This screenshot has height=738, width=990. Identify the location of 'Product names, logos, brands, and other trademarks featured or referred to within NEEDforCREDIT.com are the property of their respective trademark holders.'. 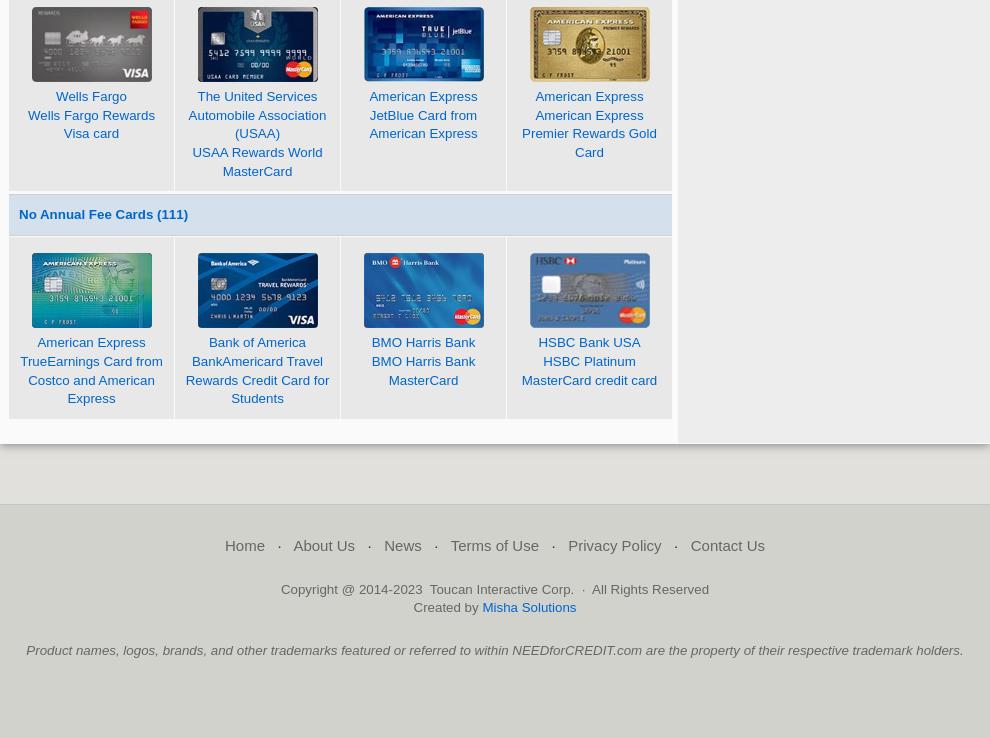
(494, 650).